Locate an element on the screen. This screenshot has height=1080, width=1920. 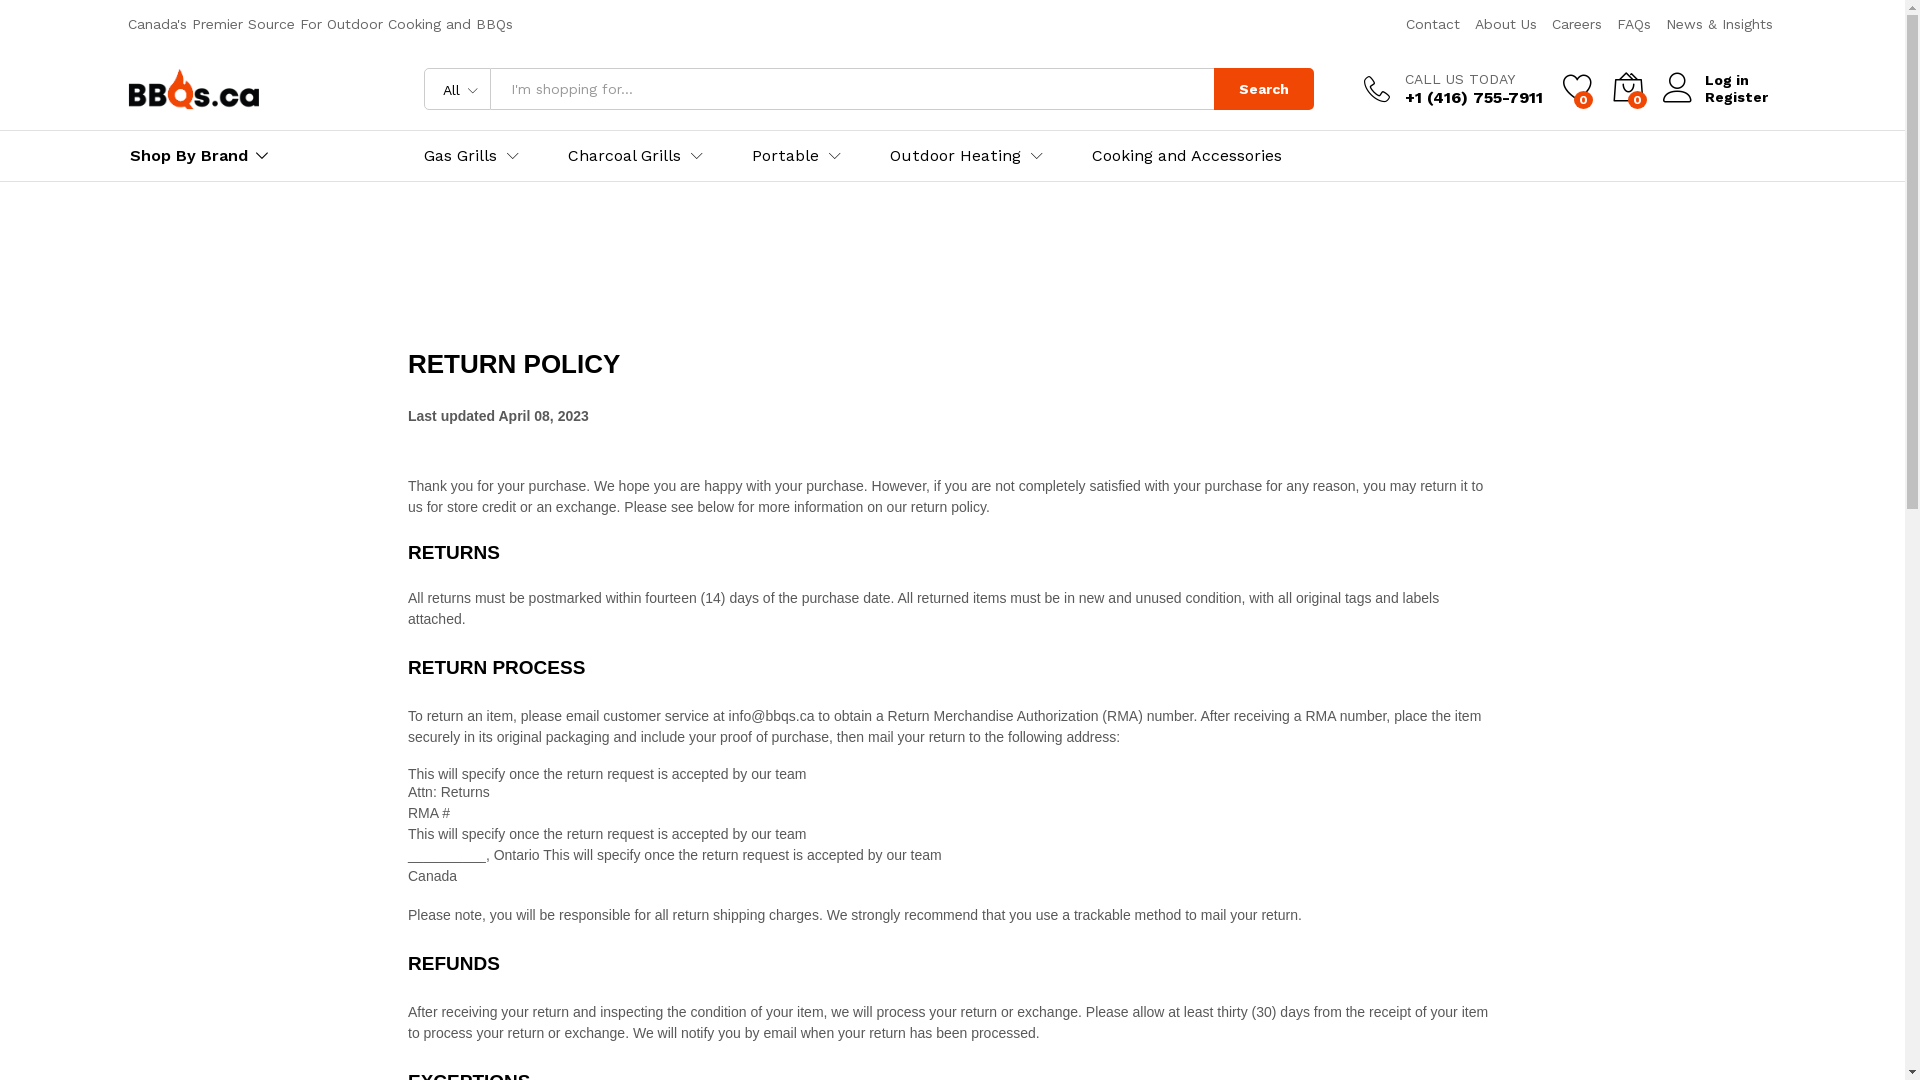
'Charcoal Grills' is located at coordinates (566, 154).